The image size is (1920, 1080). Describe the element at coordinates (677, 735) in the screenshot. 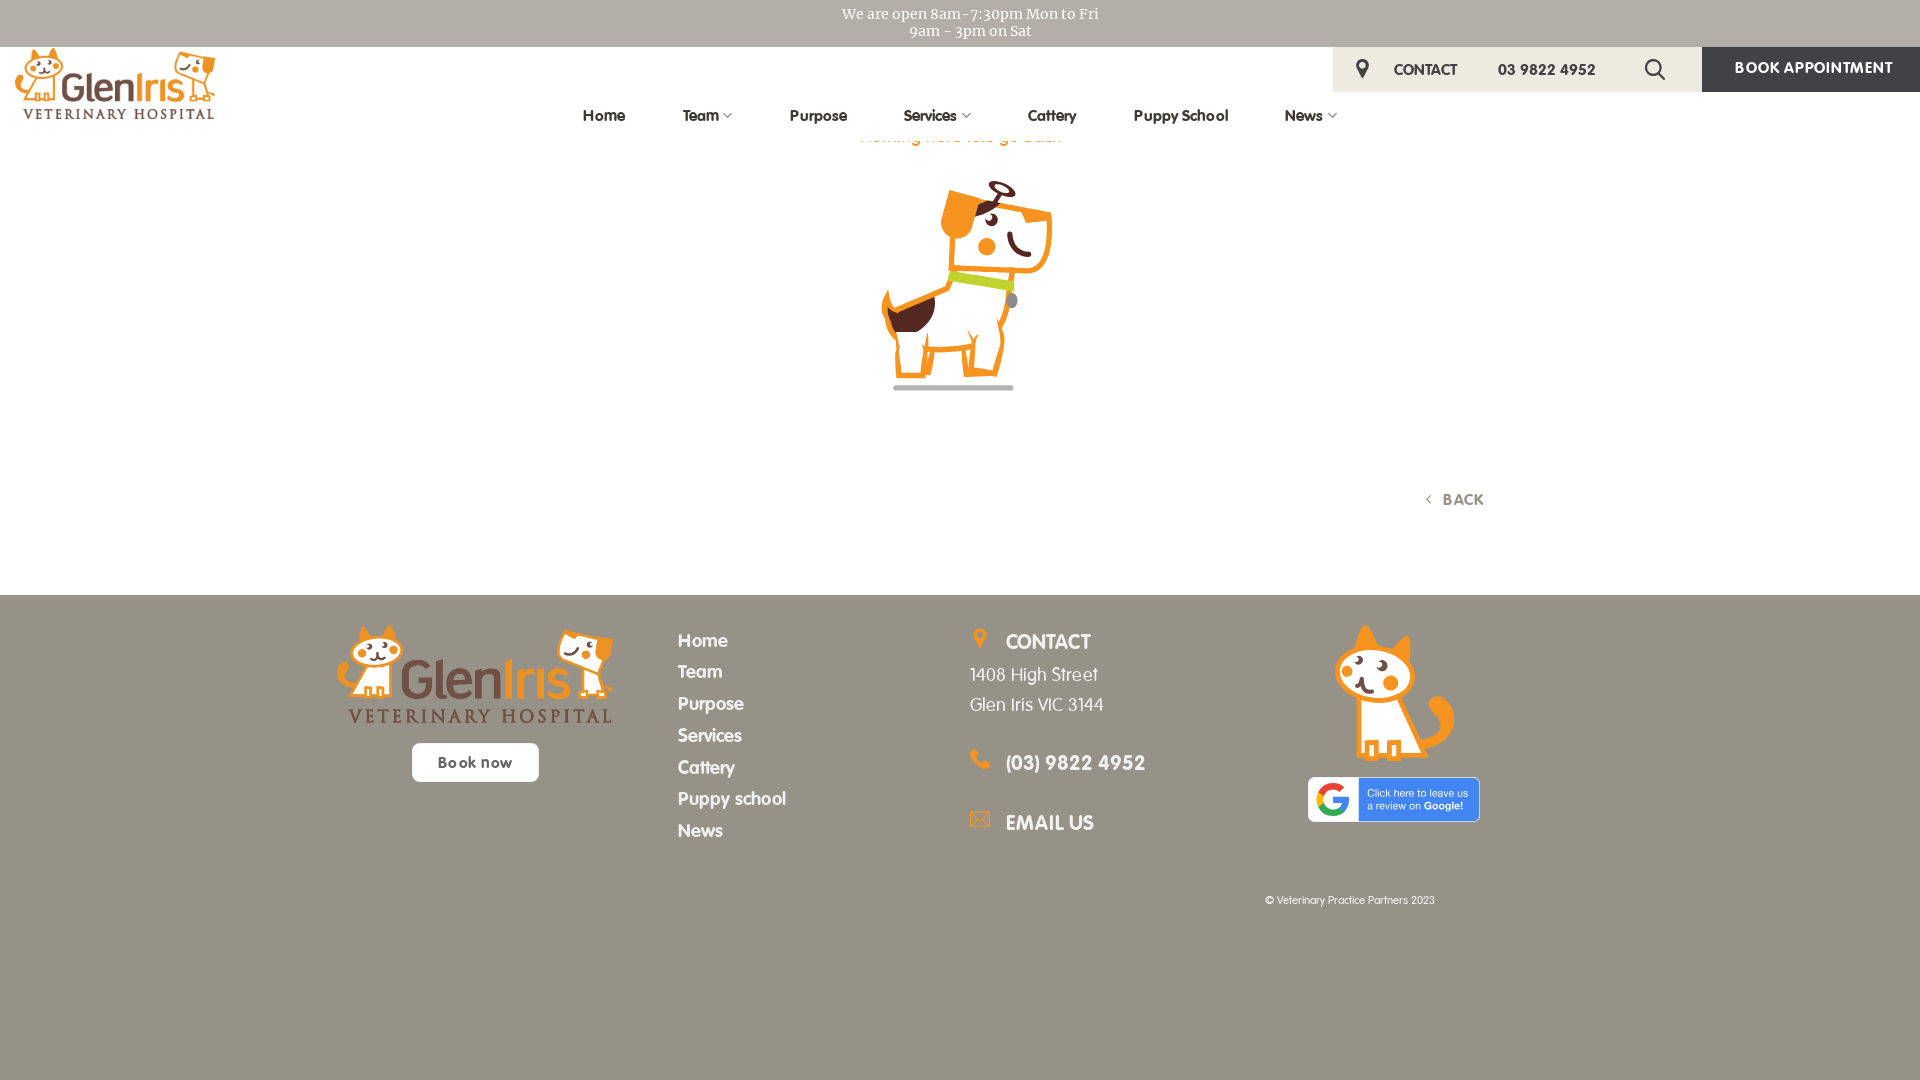

I see `'Services'` at that location.